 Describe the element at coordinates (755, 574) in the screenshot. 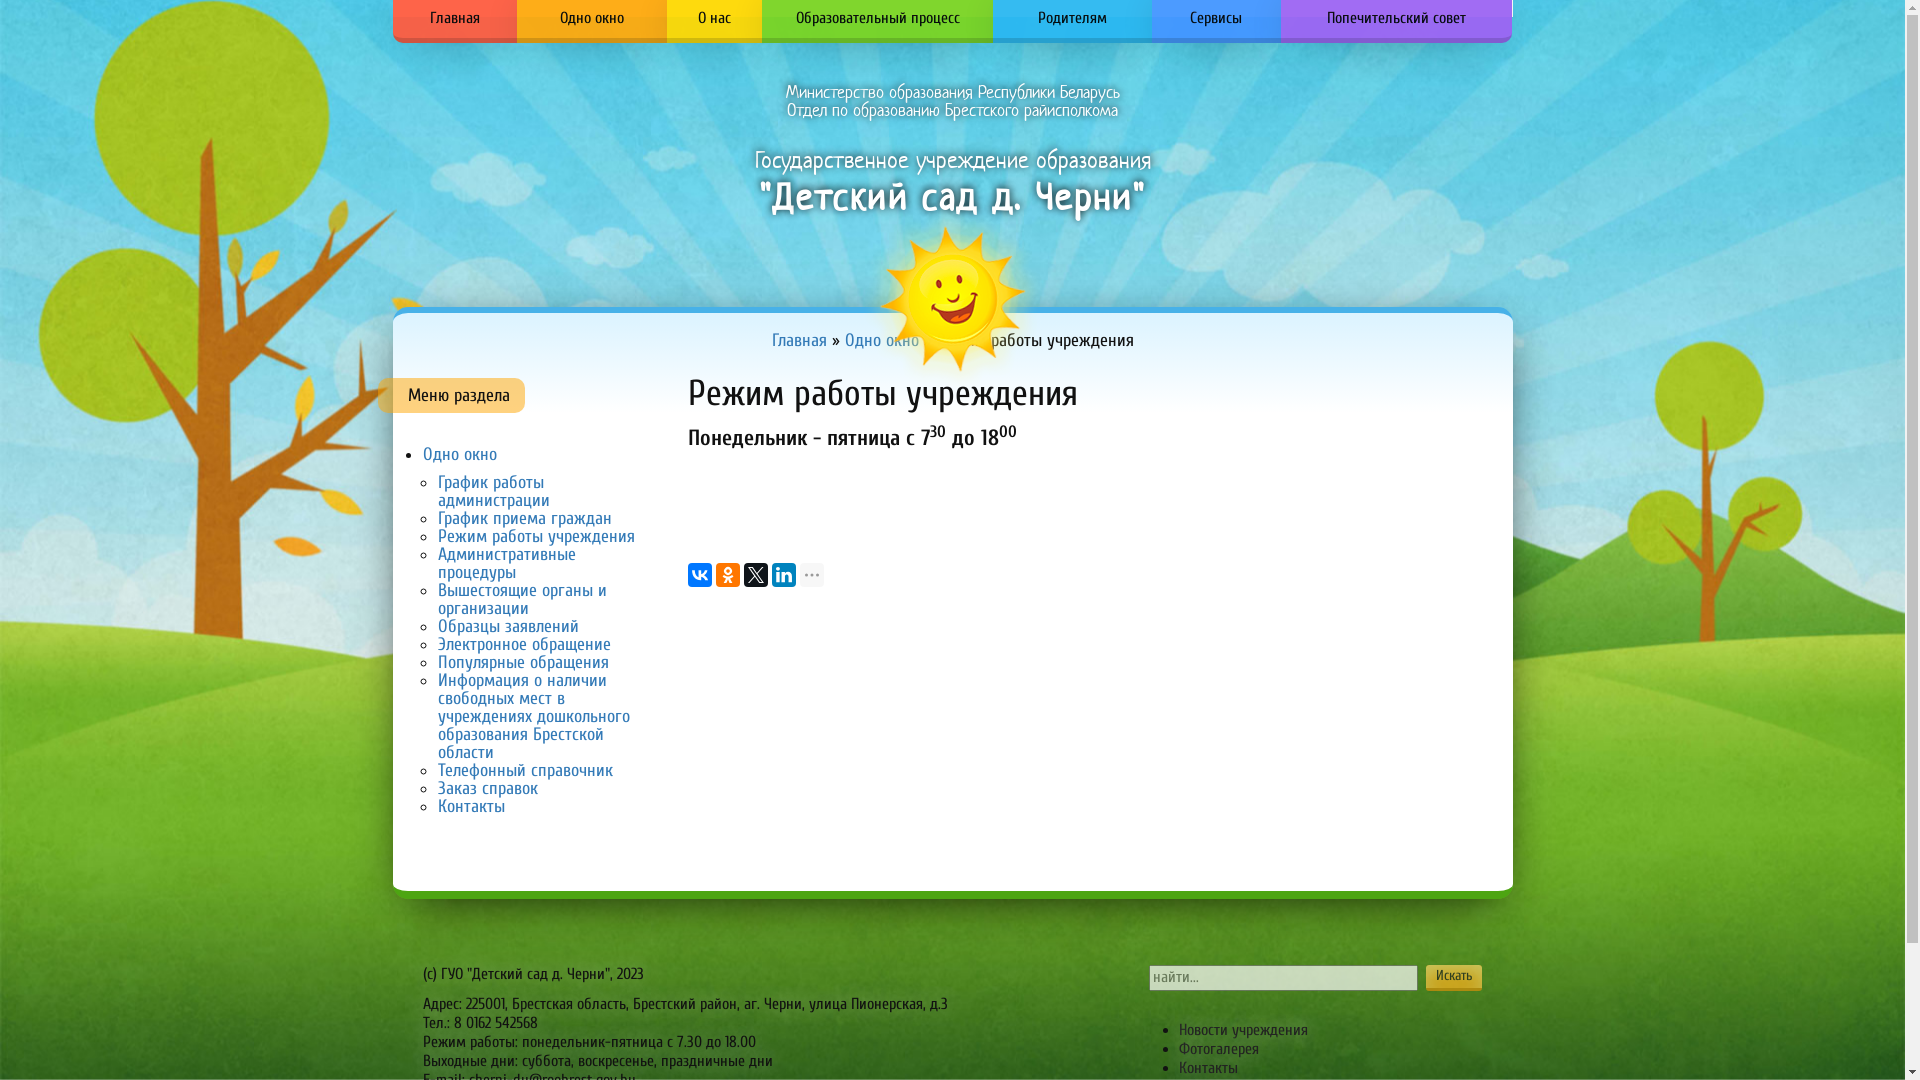

I see `'Twitter'` at that location.